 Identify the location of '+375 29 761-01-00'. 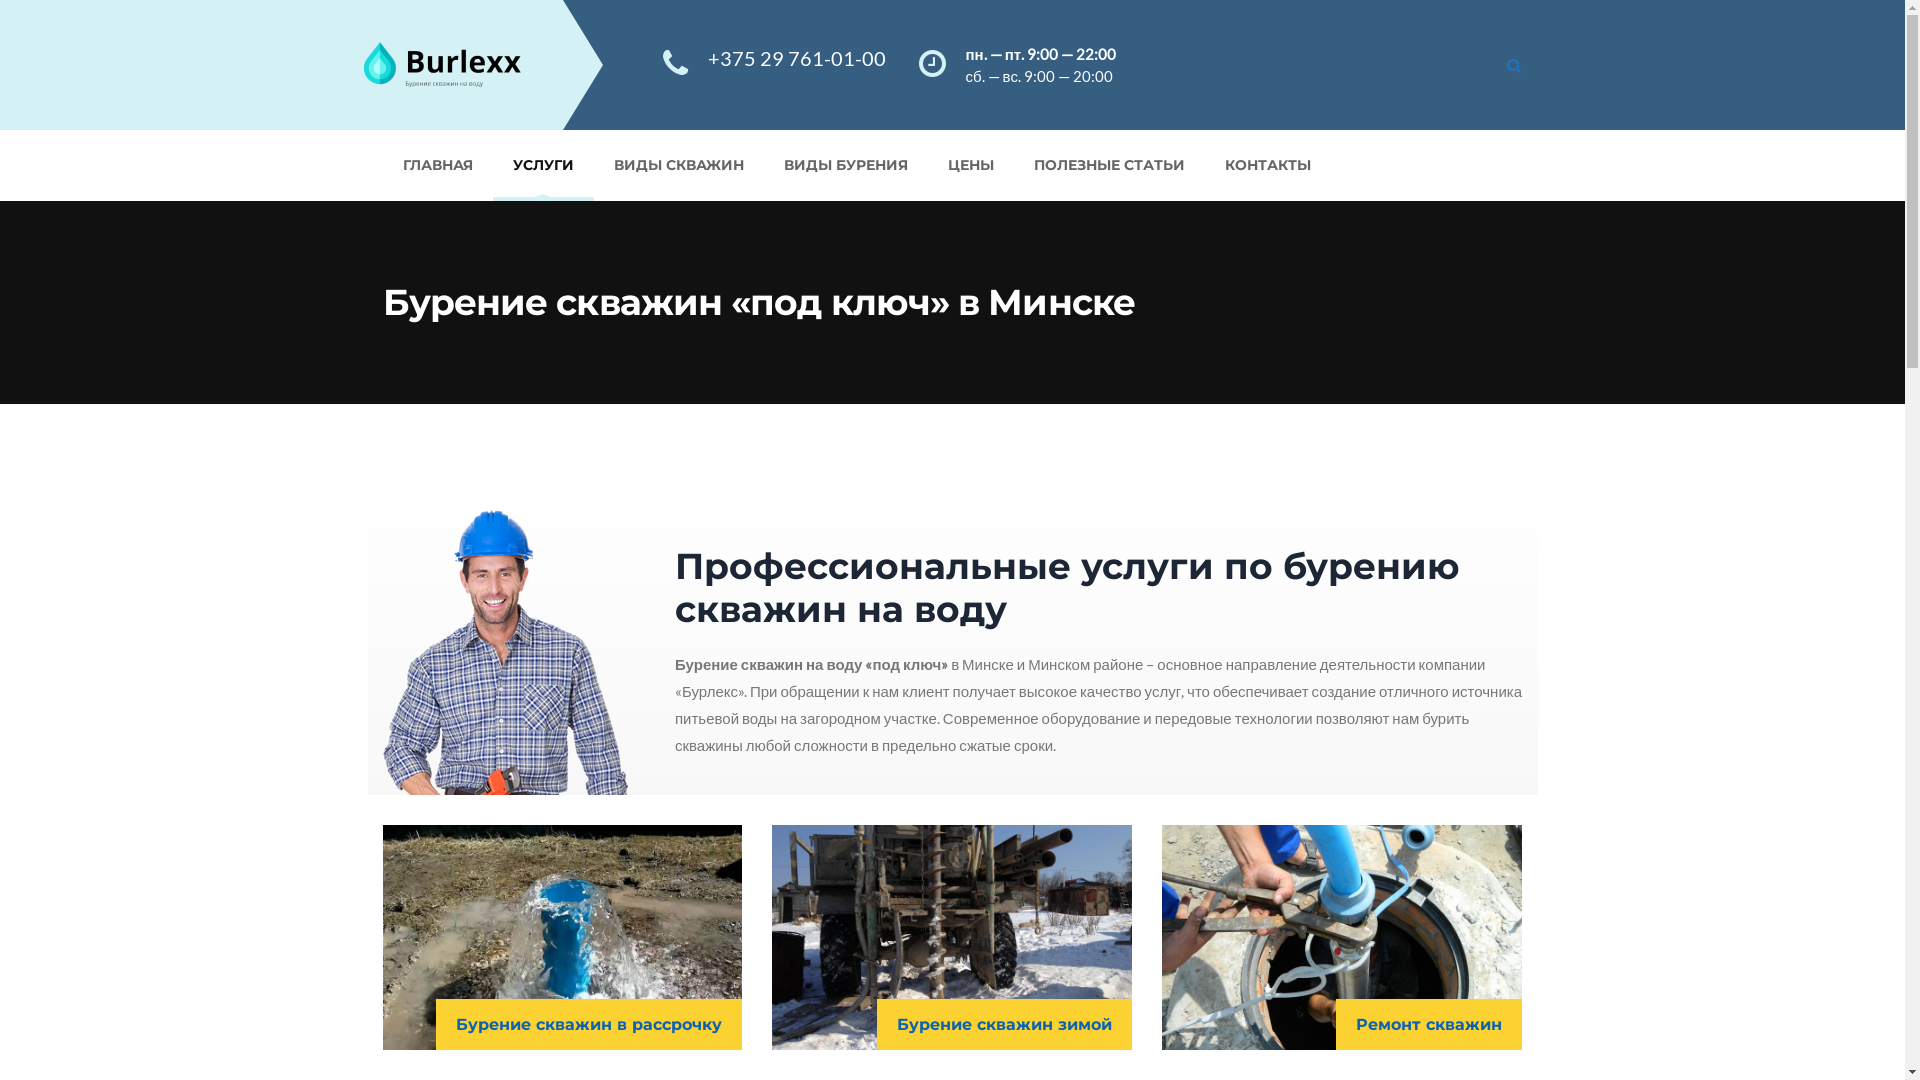
(708, 56).